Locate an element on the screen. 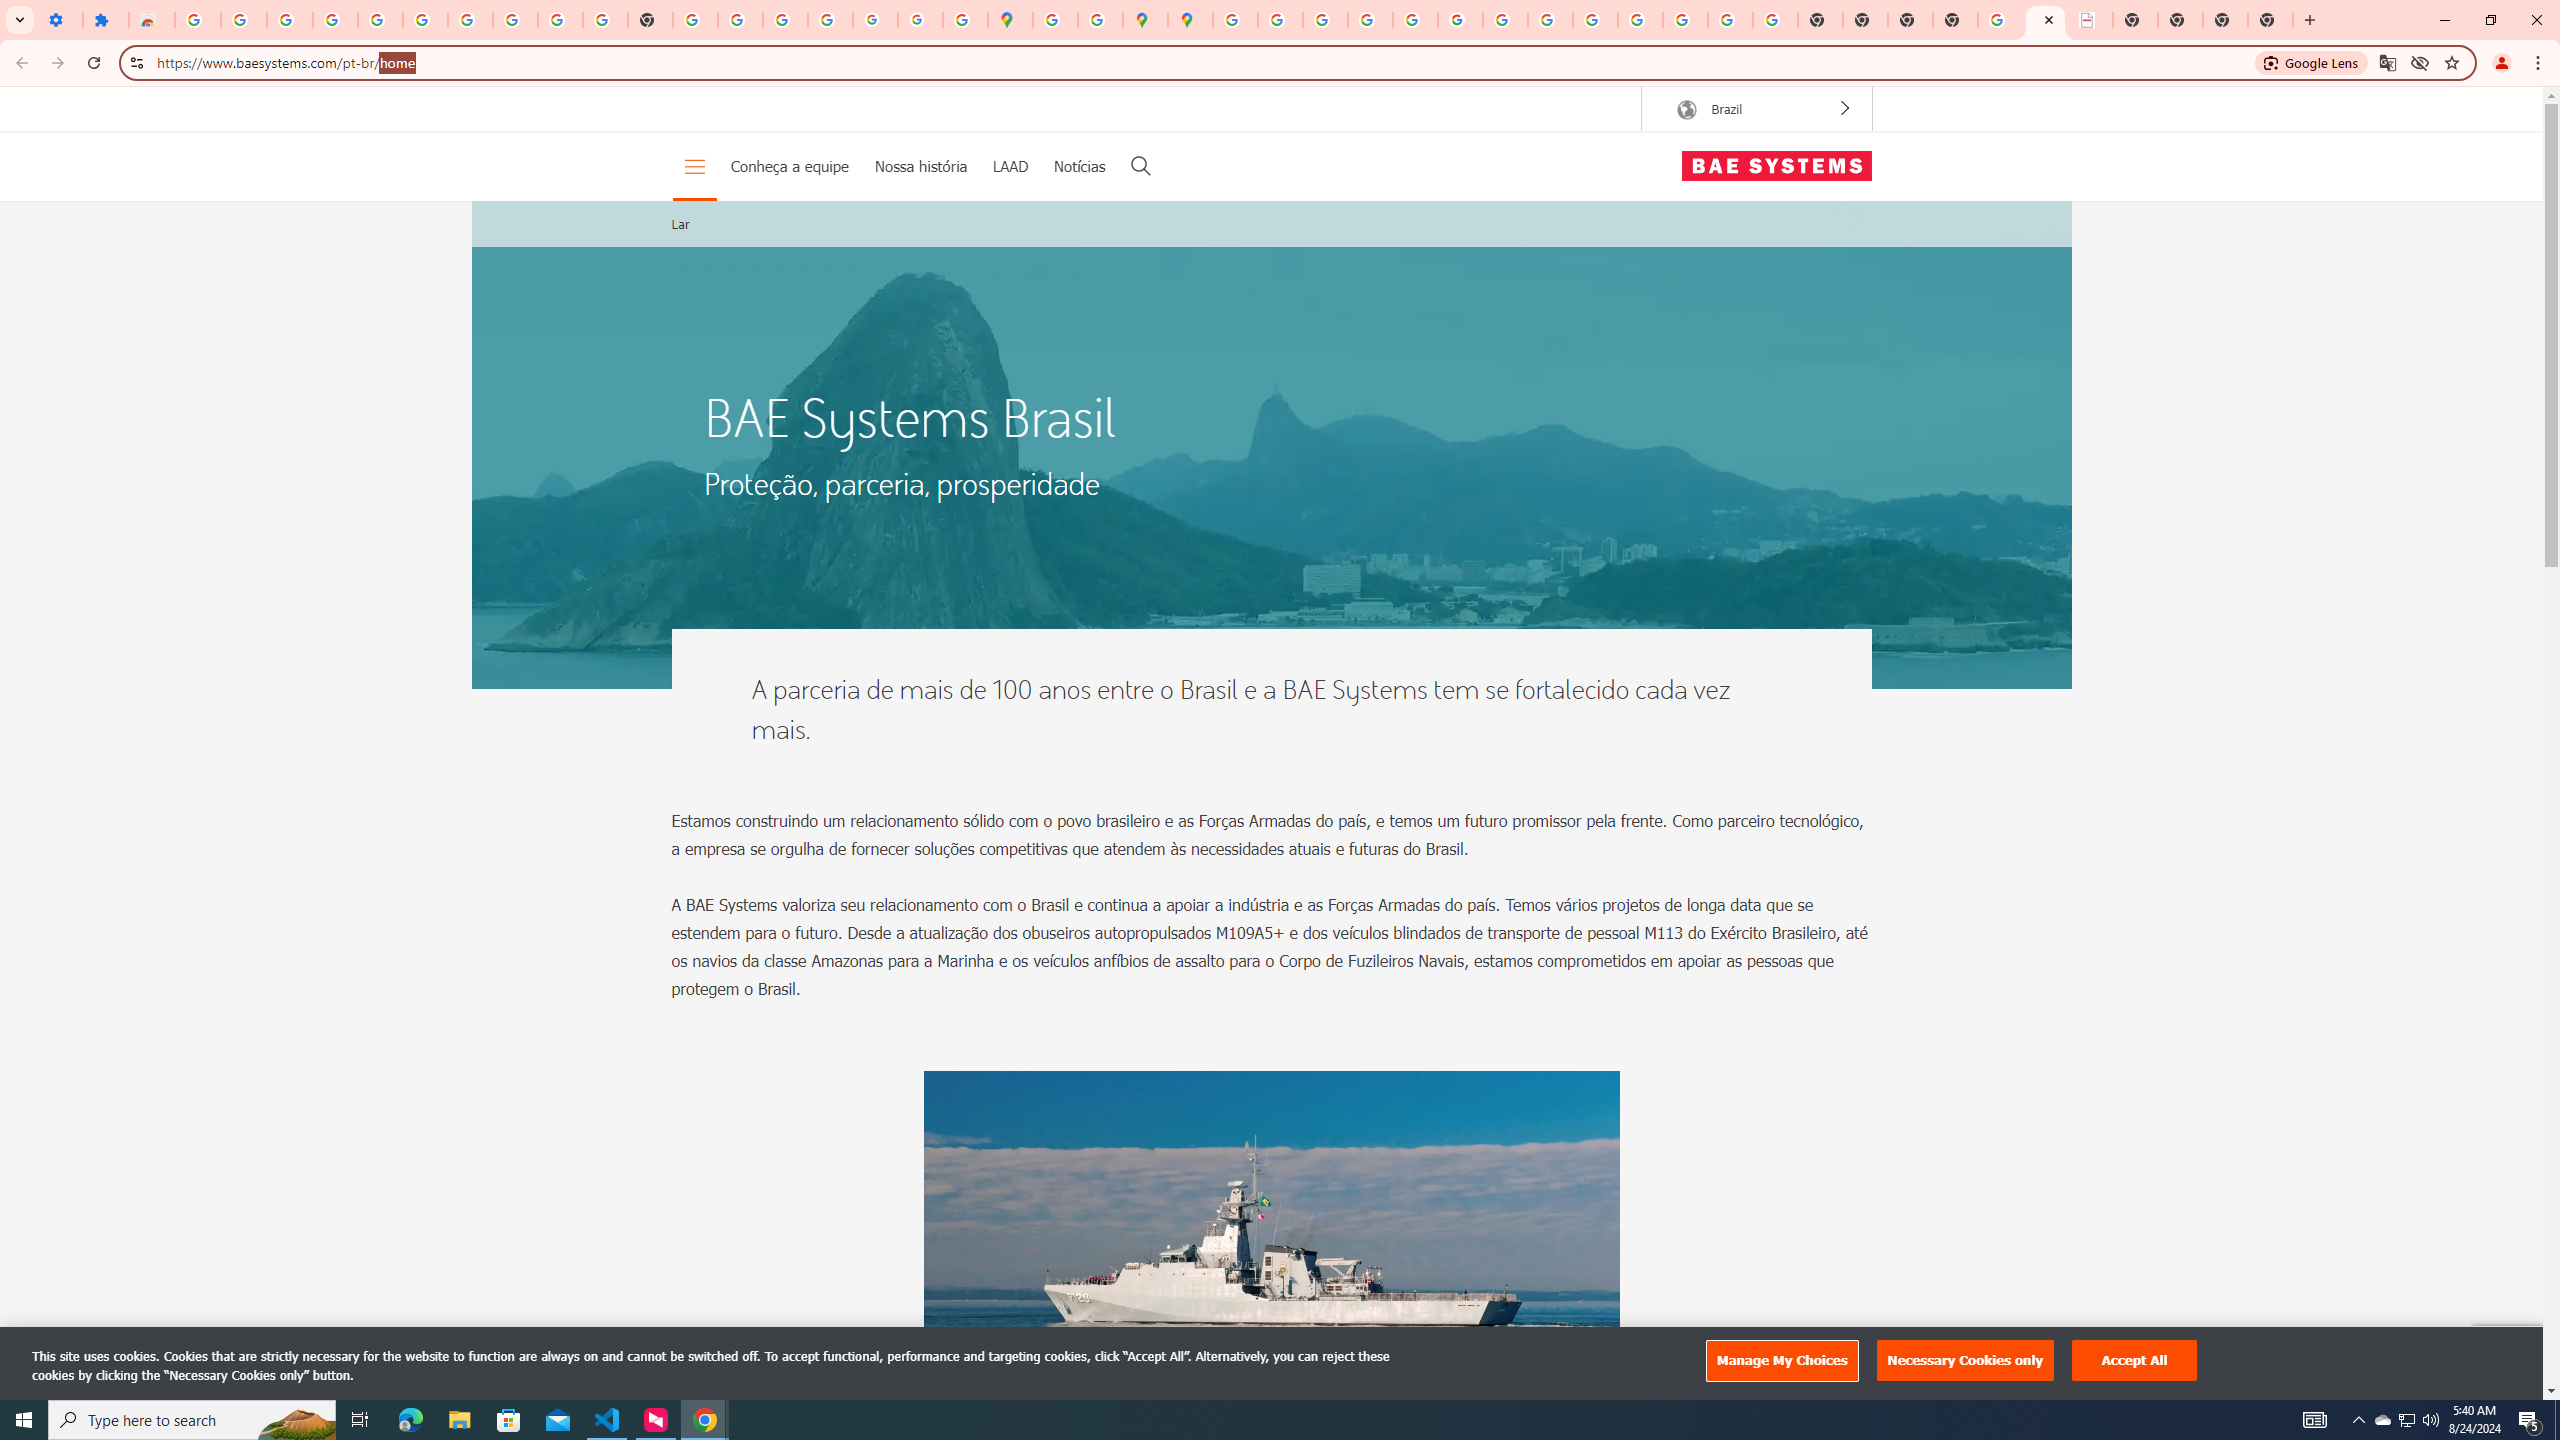 Image resolution: width=2560 pixels, height=1440 pixels. 'Privacy Help Center - Policies Help' is located at coordinates (1324, 19).